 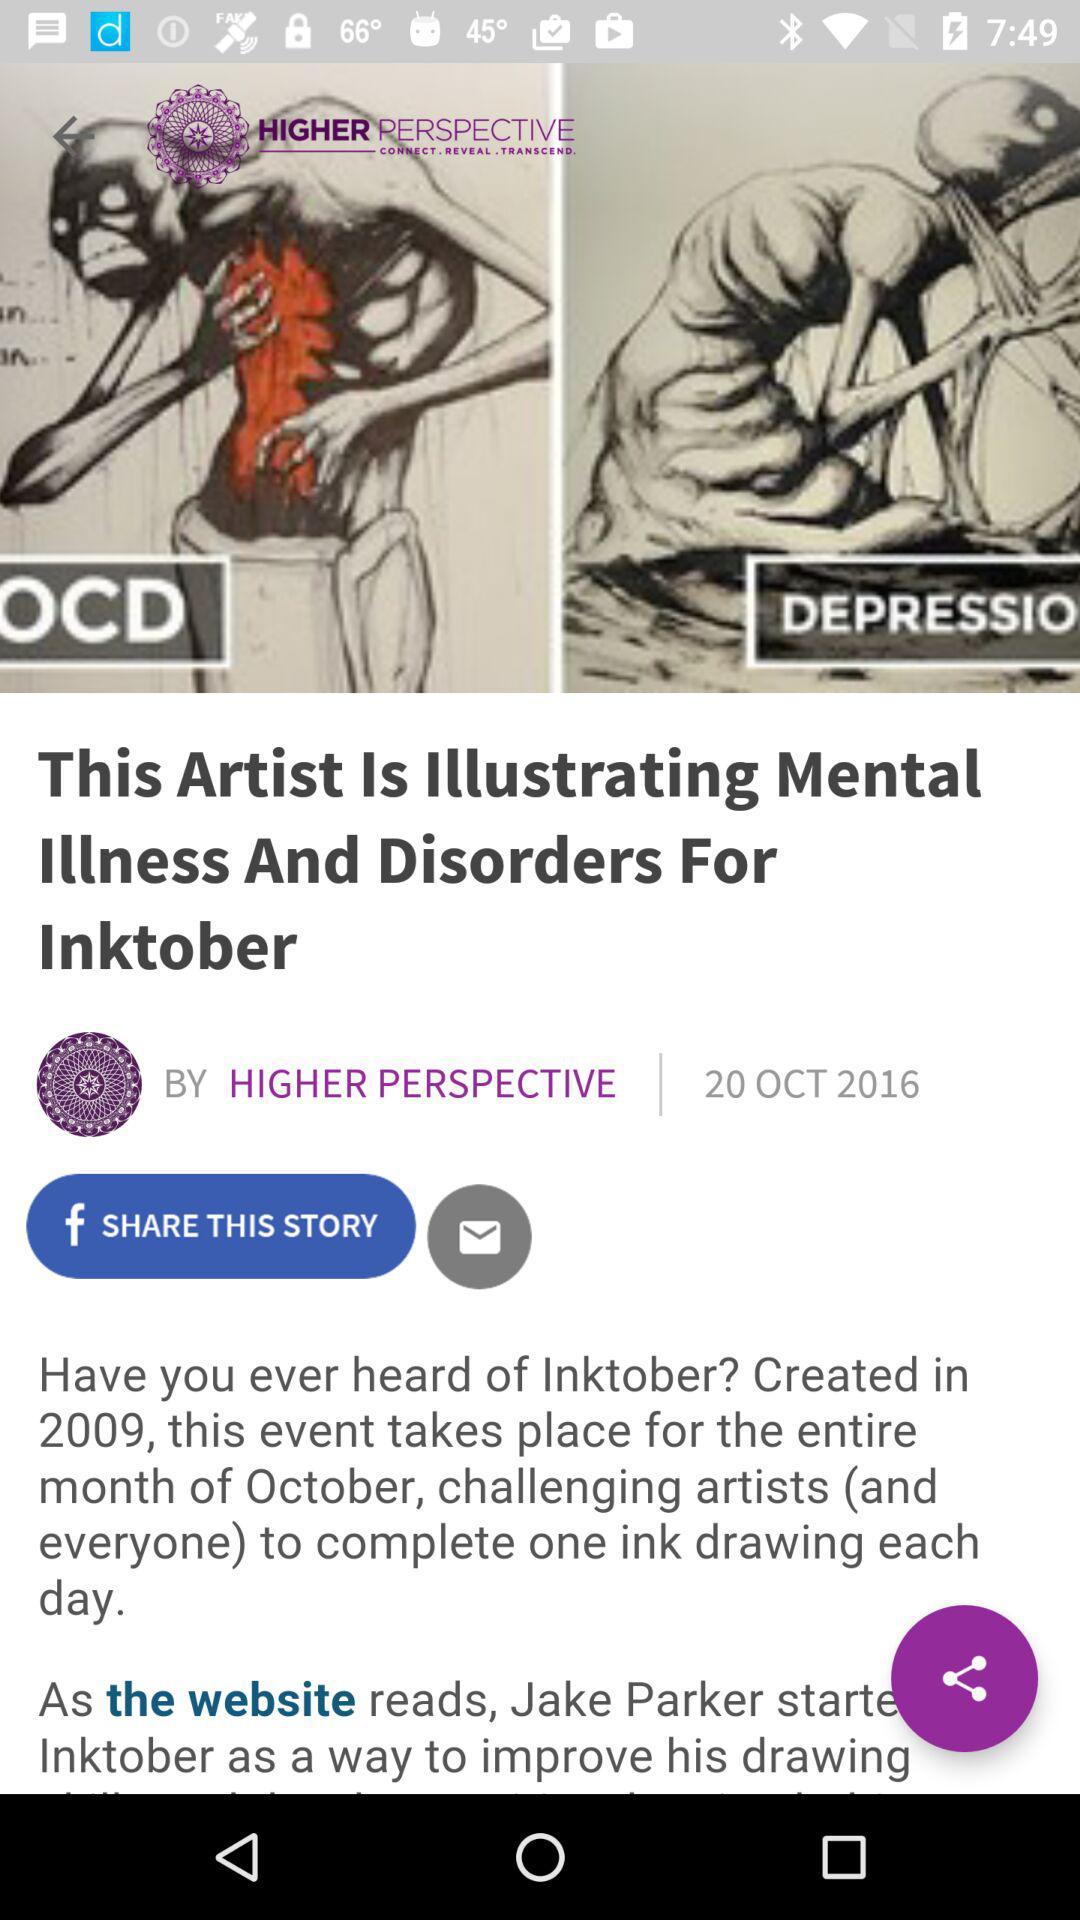 What do you see at coordinates (479, 1235) in the screenshot?
I see `the email icon` at bounding box center [479, 1235].